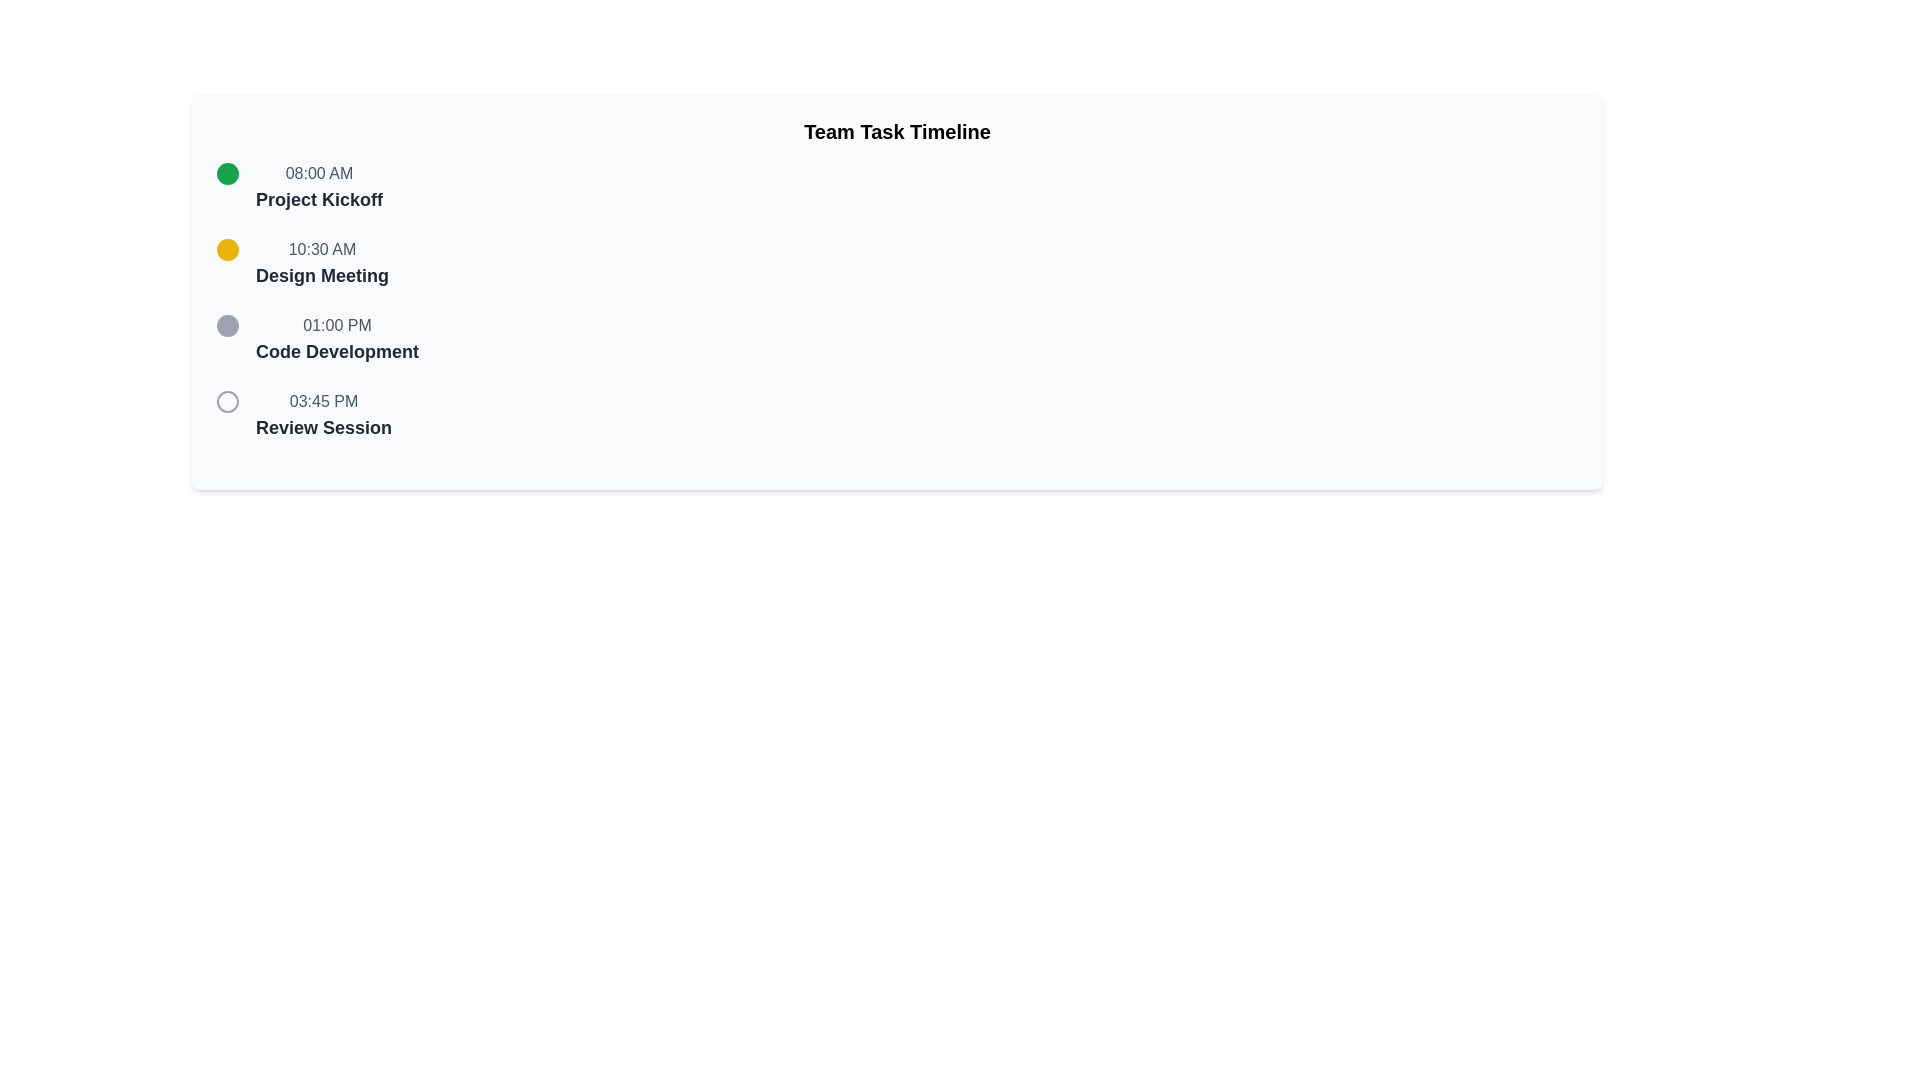  I want to click on the scheduled event text display for the 1:00 PM time slot, which is marked by a gray circle and is the third item in the vertical timeline layout, so click(337, 338).